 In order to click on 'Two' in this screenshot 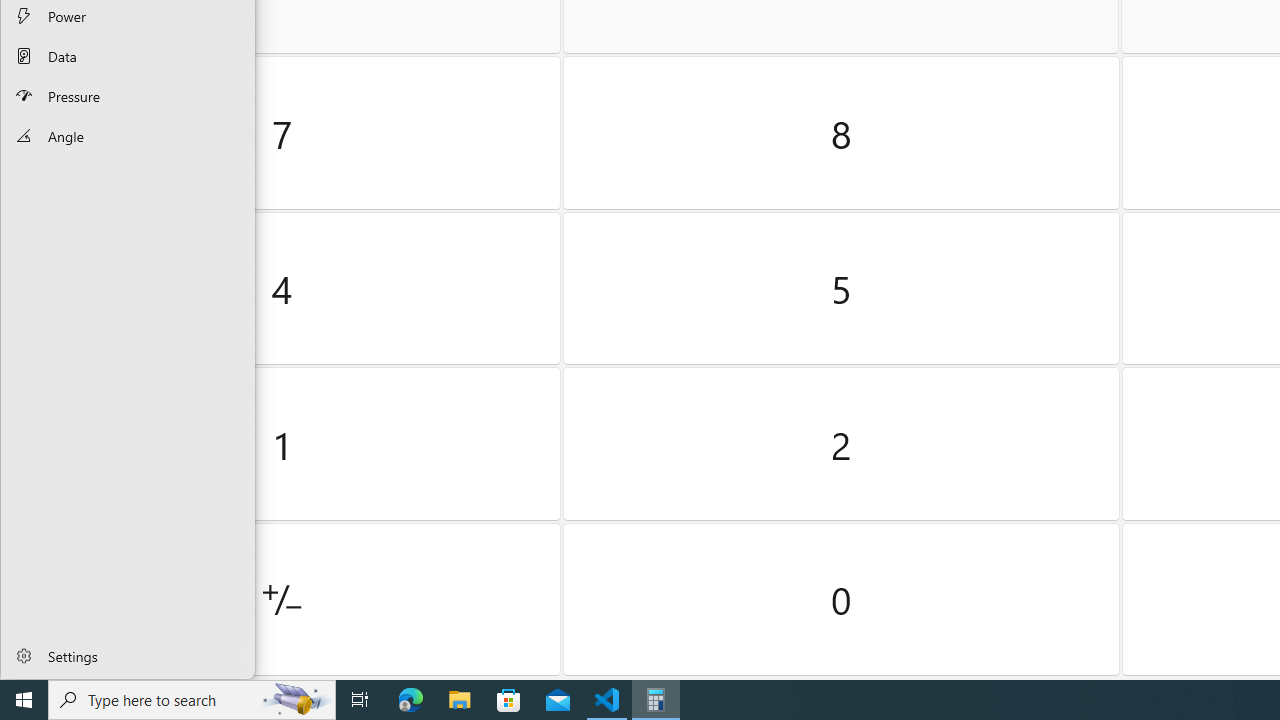, I will do `click(841, 443)`.